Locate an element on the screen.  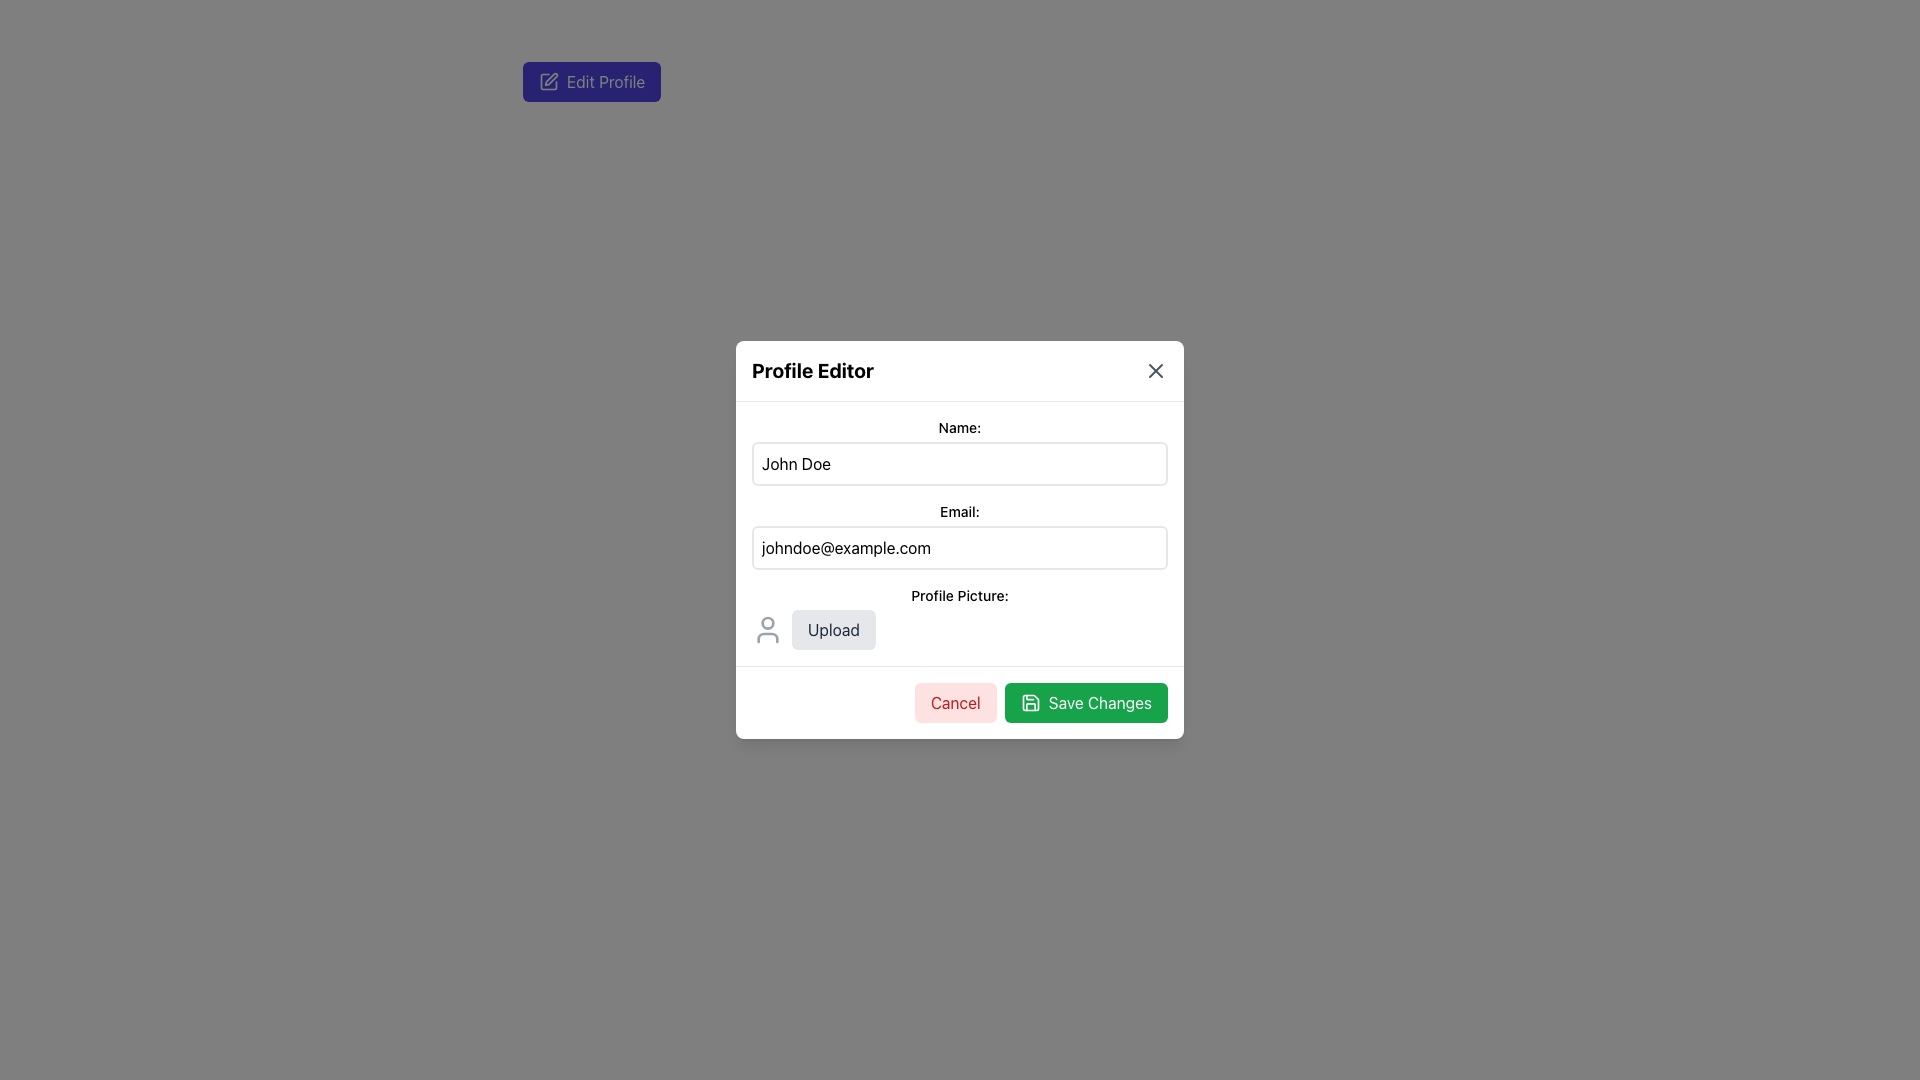
text of the title label in the modal dialog that provides context for editing user profile details, positioned leftmost in the top row of the modal's header section is located at coordinates (812, 370).